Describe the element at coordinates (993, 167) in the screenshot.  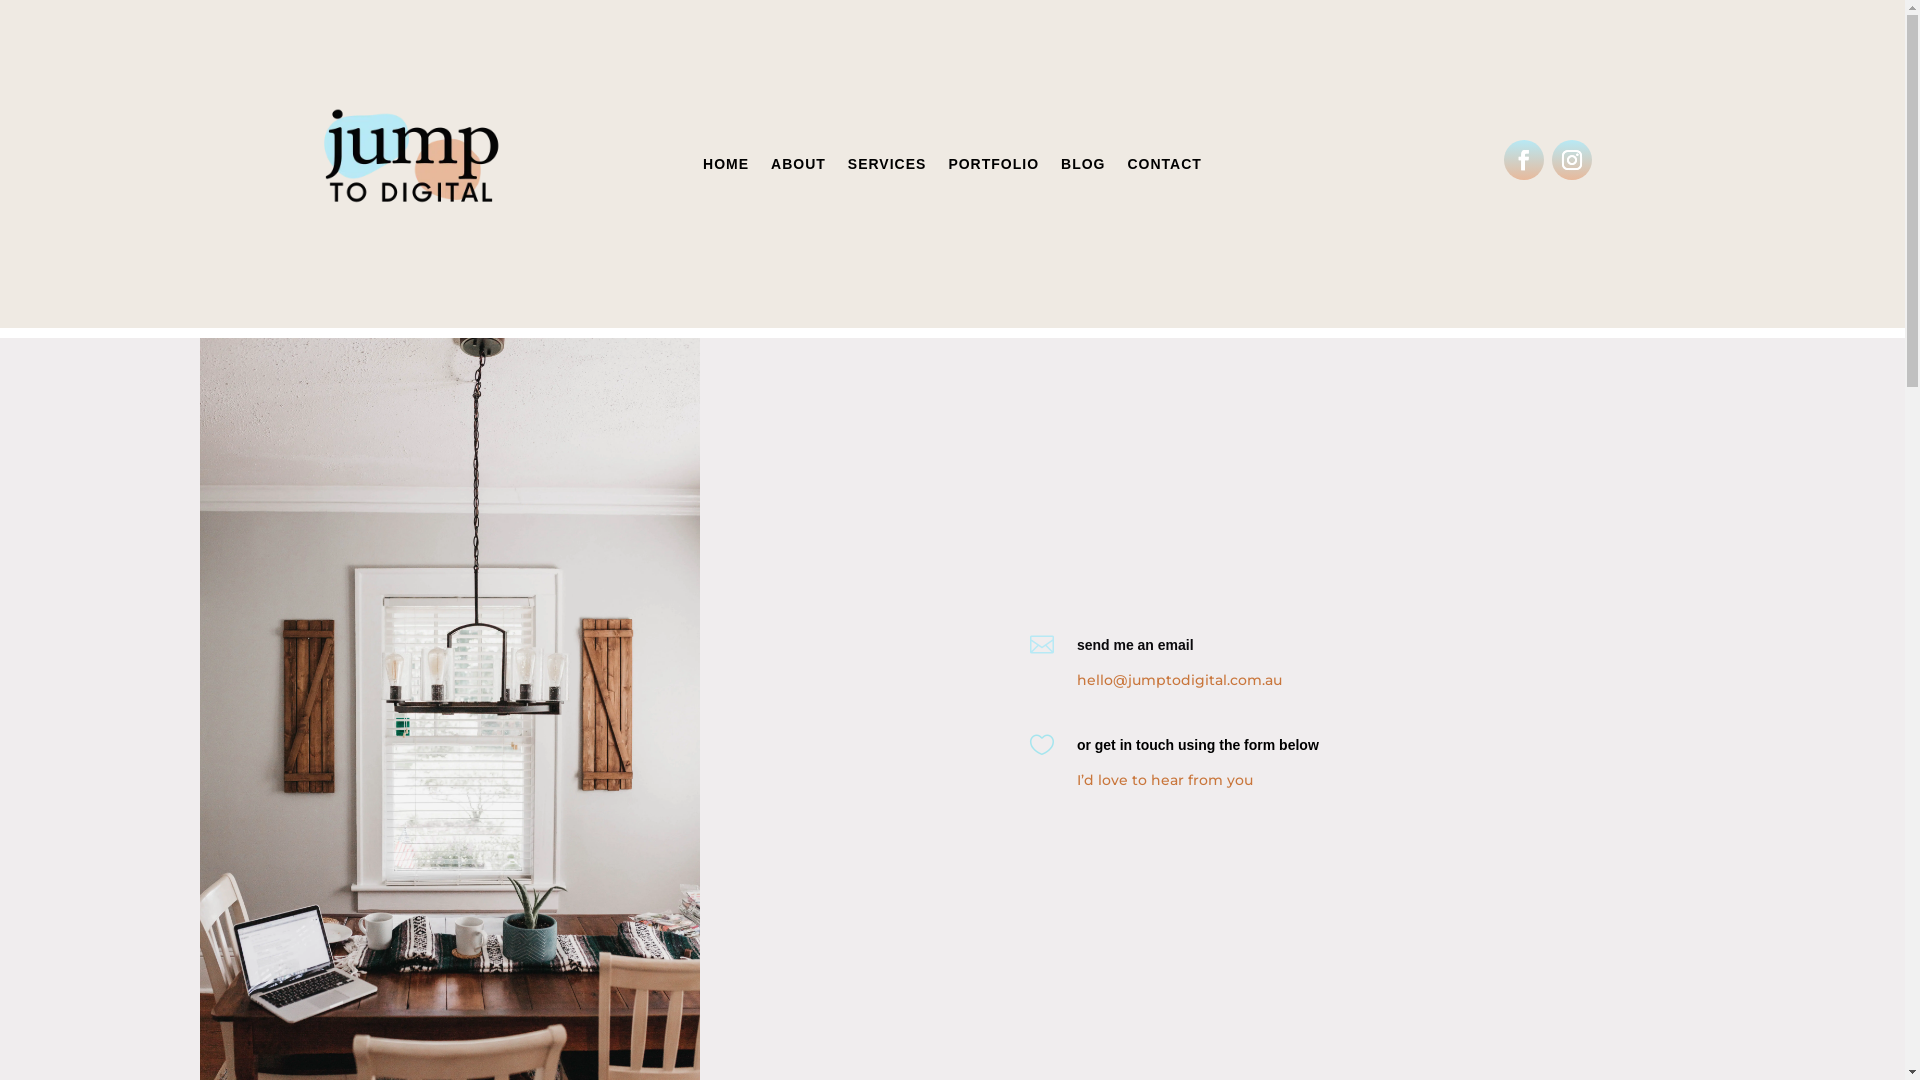
I see `'PORTFOLIO'` at that location.